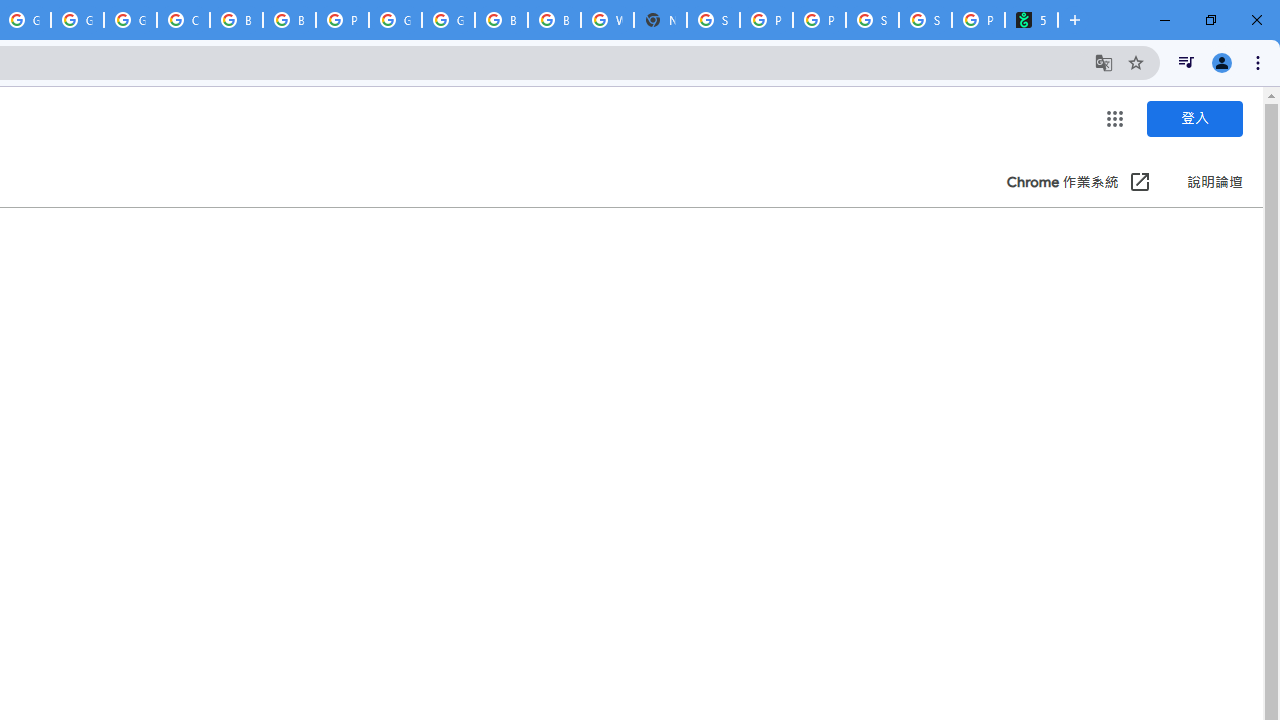  Describe the element at coordinates (660, 20) in the screenshot. I see `'New Tab'` at that location.